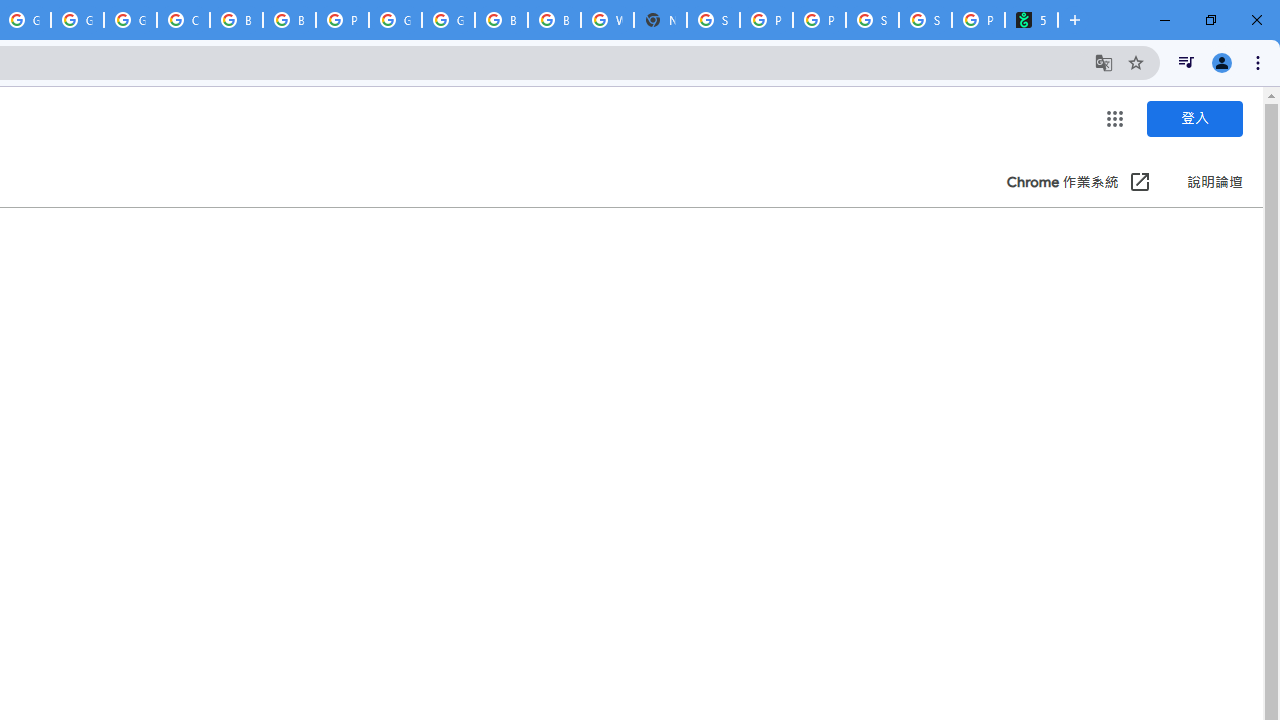  Describe the element at coordinates (660, 20) in the screenshot. I see `'New Tab'` at that location.